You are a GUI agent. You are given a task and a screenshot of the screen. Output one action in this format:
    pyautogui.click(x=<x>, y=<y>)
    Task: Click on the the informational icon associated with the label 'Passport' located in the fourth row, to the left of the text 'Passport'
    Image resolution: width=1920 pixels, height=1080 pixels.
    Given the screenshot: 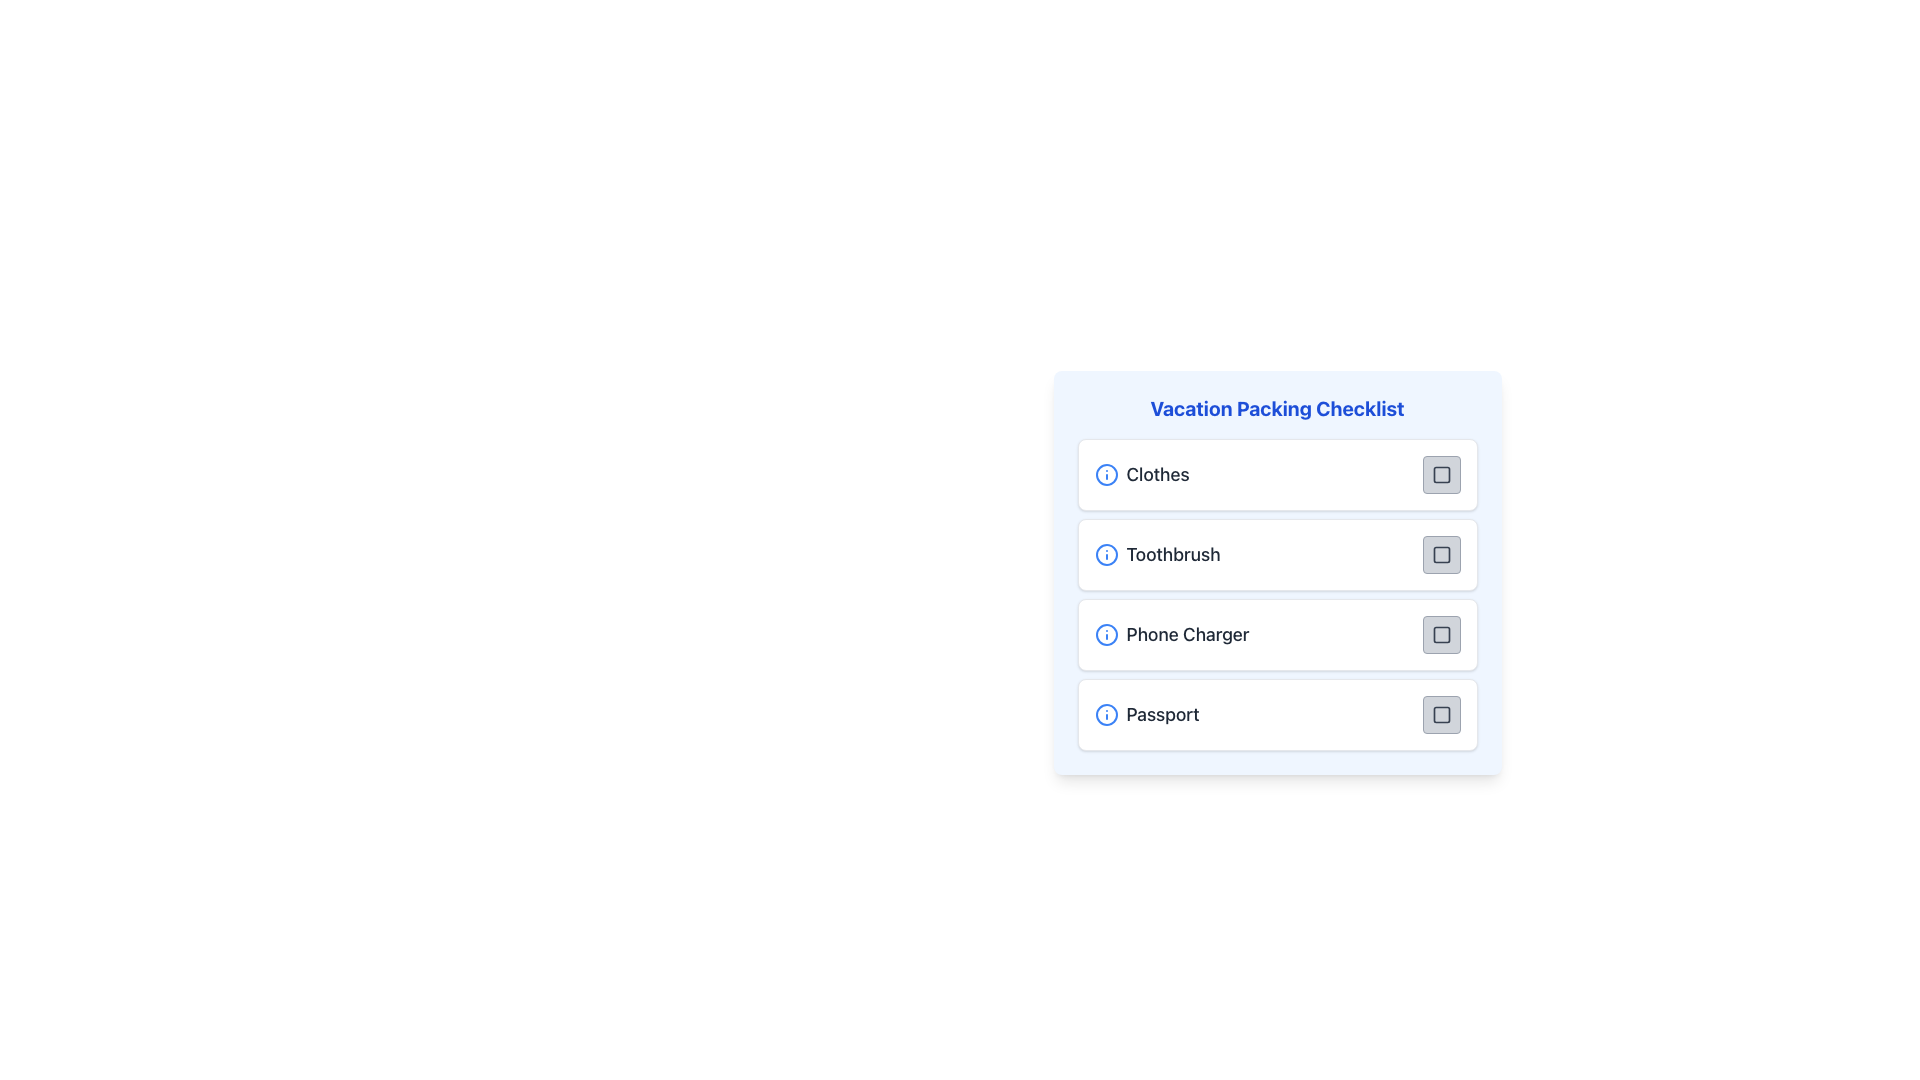 What is the action you would take?
    pyautogui.click(x=1105, y=713)
    